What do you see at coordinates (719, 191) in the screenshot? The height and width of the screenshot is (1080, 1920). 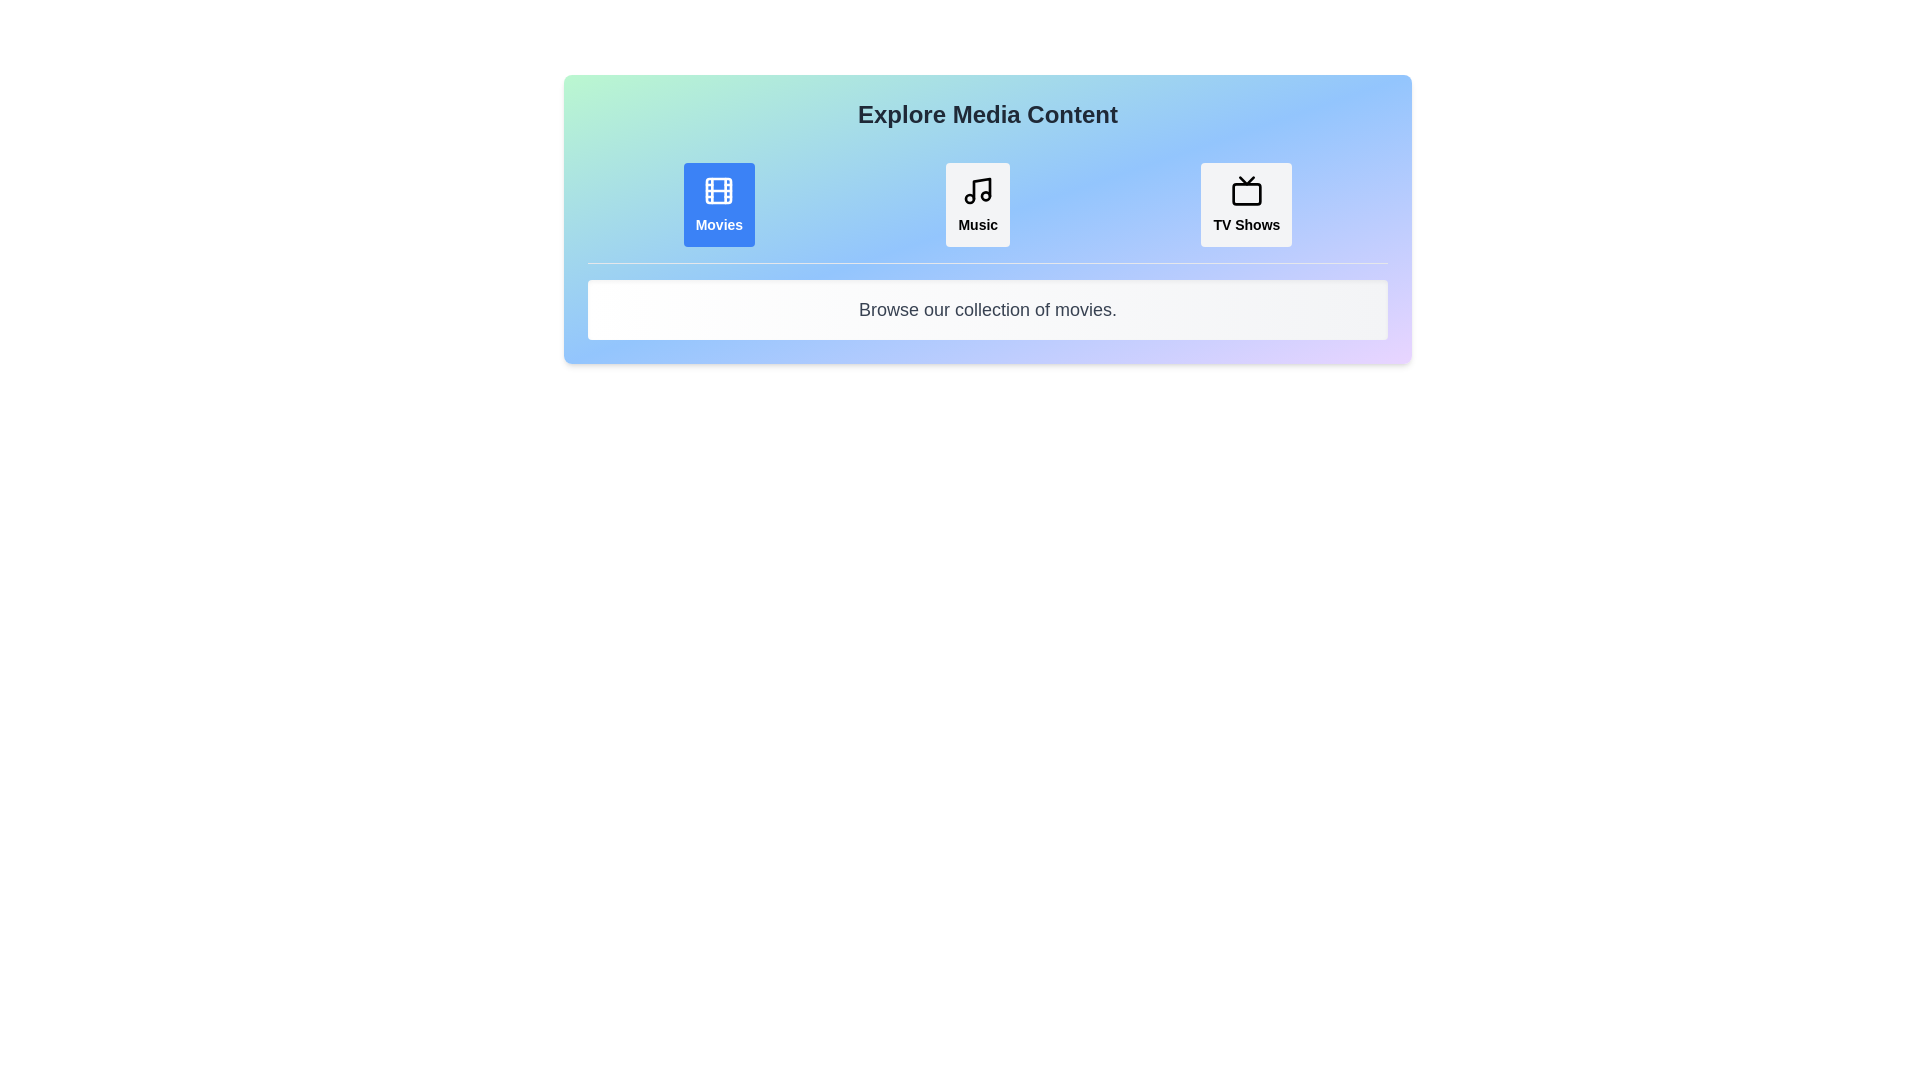 I see `the decorative SVG rectangle that is part of the 'Movies' icon, which is the first icon in a horizontal row at the top of the interface` at bounding box center [719, 191].